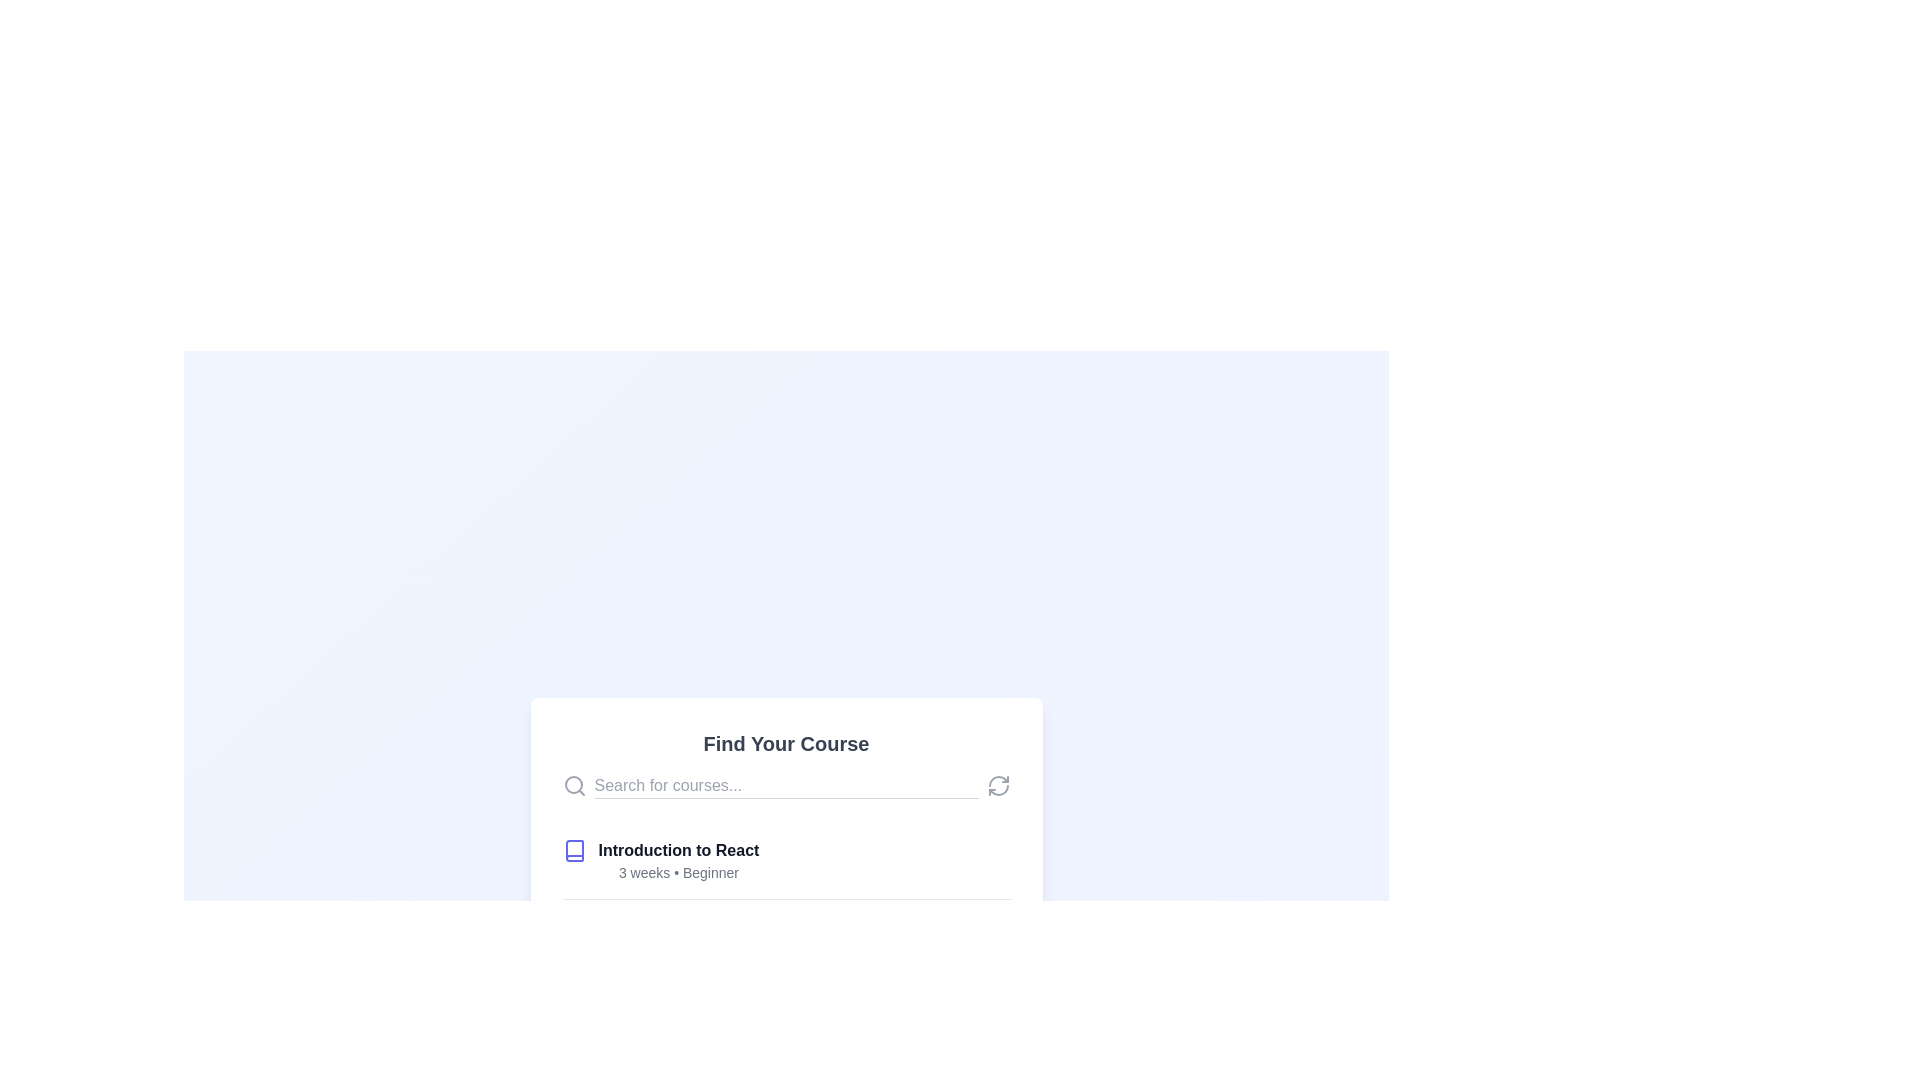  What do you see at coordinates (678, 850) in the screenshot?
I see `the title text label above '3 weeks • Beginner' in the 'Find Your Course' section for possible interaction` at bounding box center [678, 850].